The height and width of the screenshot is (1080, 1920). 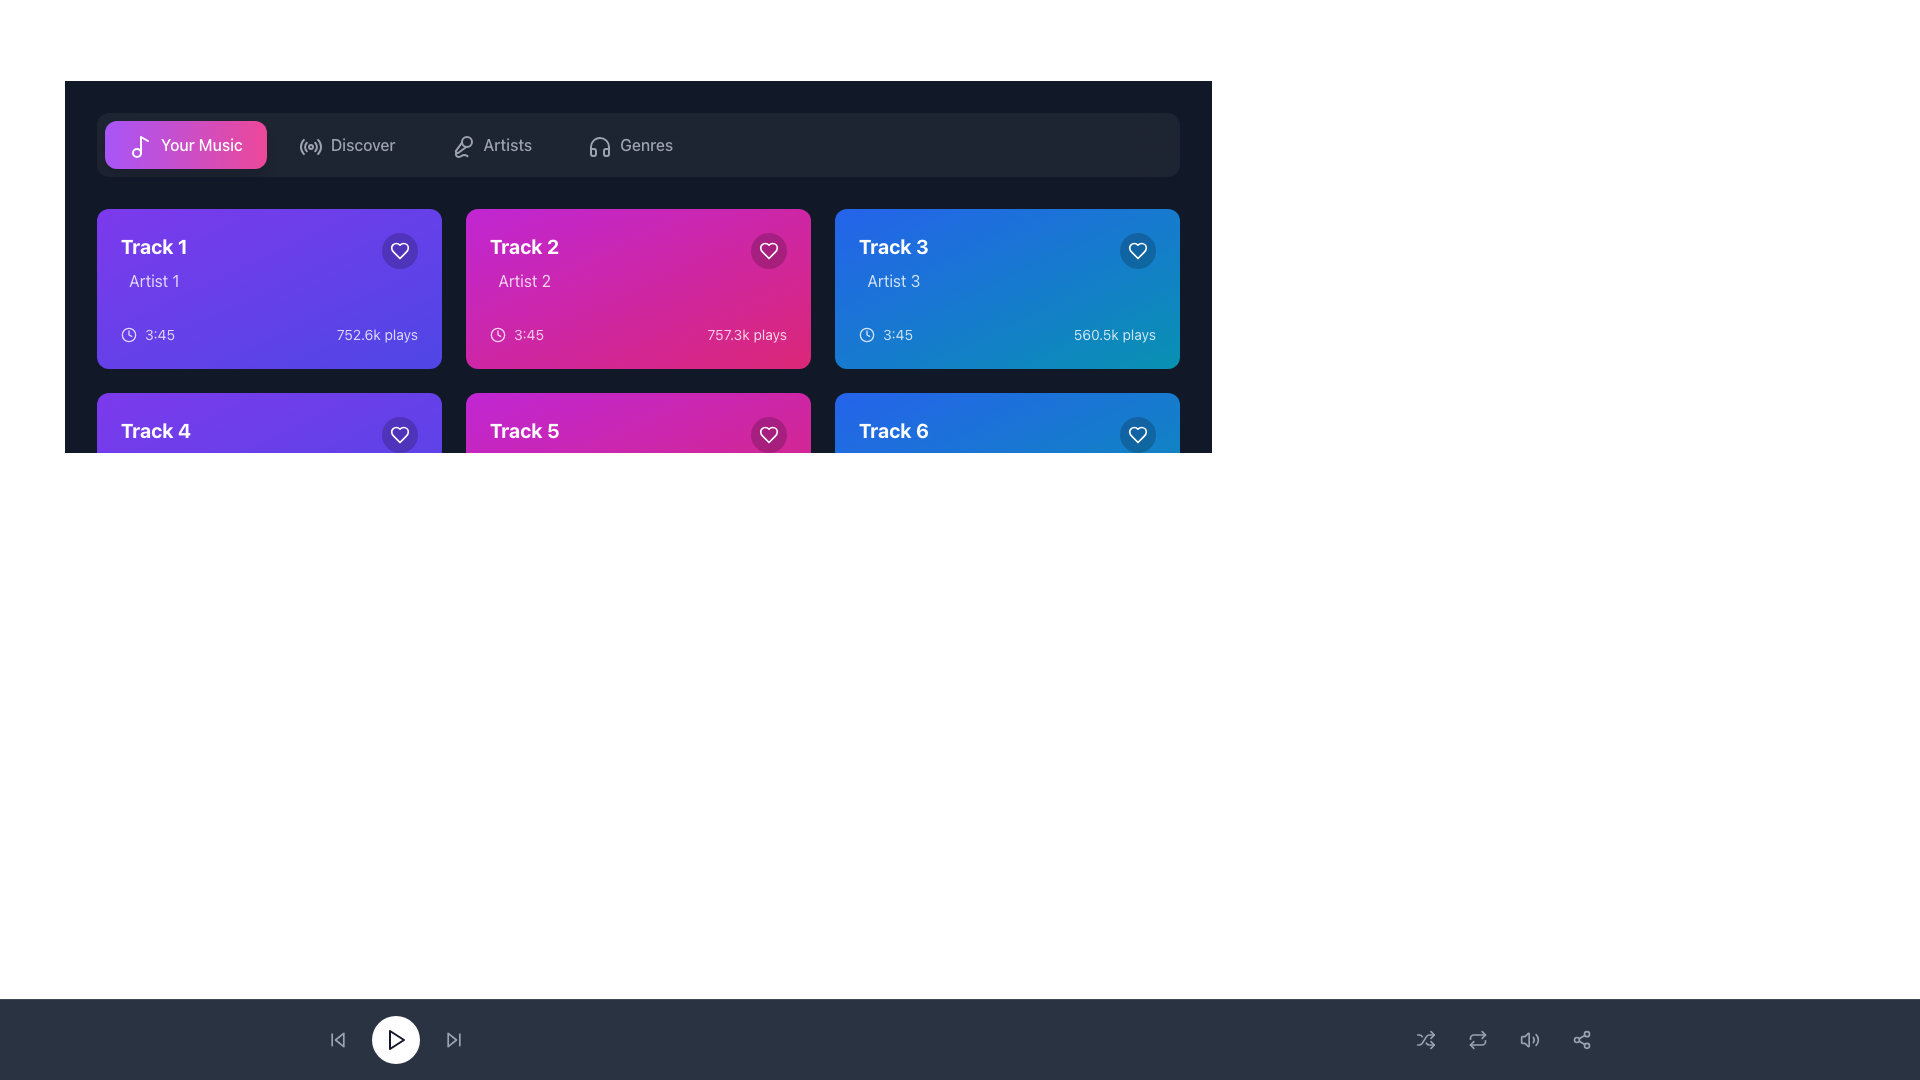 I want to click on the leftmost navigation button to redirect to the 'Your Music' section, which displays the user's personal music collection, so click(x=185, y=144).